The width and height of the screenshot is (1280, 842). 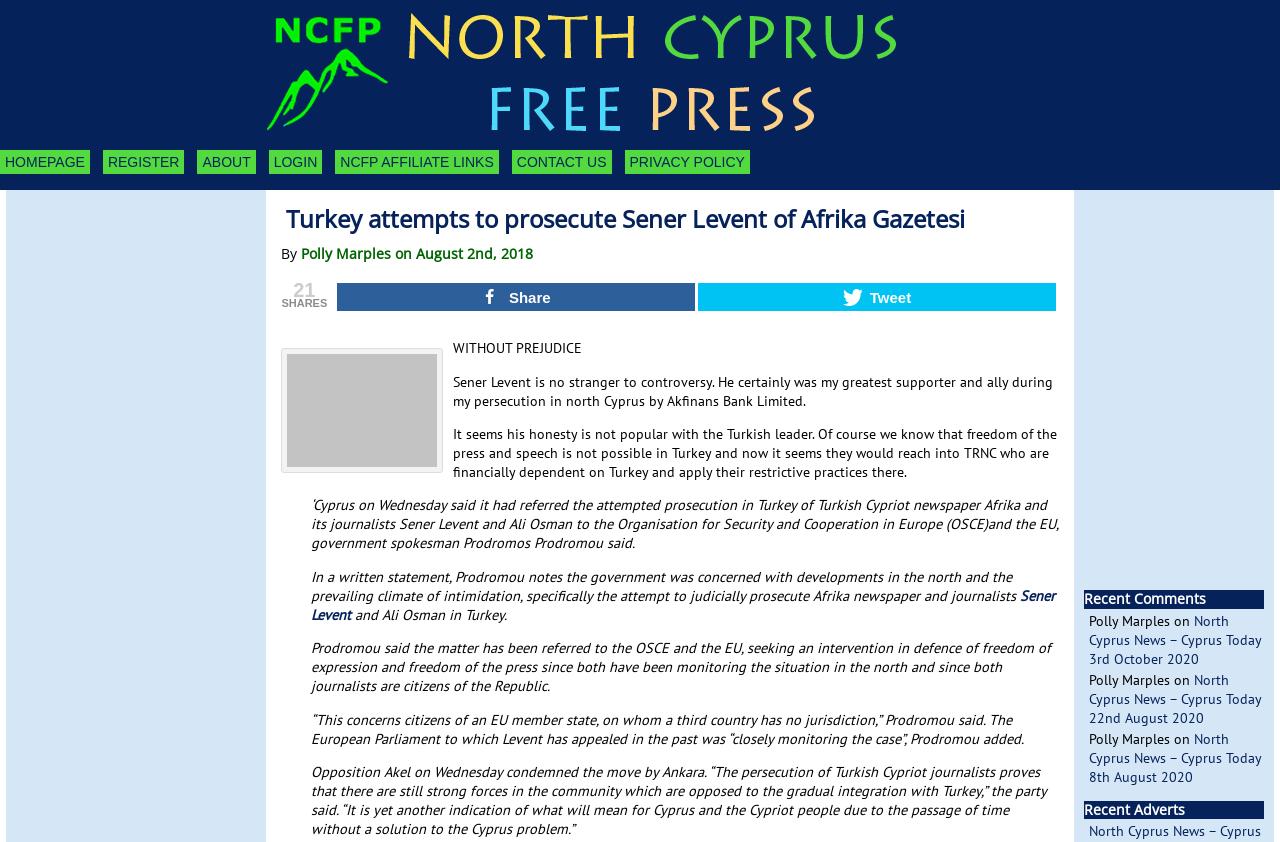 What do you see at coordinates (1174, 697) in the screenshot?
I see `'North Cyprus News – Cyprus Today 22nd August 2020'` at bounding box center [1174, 697].